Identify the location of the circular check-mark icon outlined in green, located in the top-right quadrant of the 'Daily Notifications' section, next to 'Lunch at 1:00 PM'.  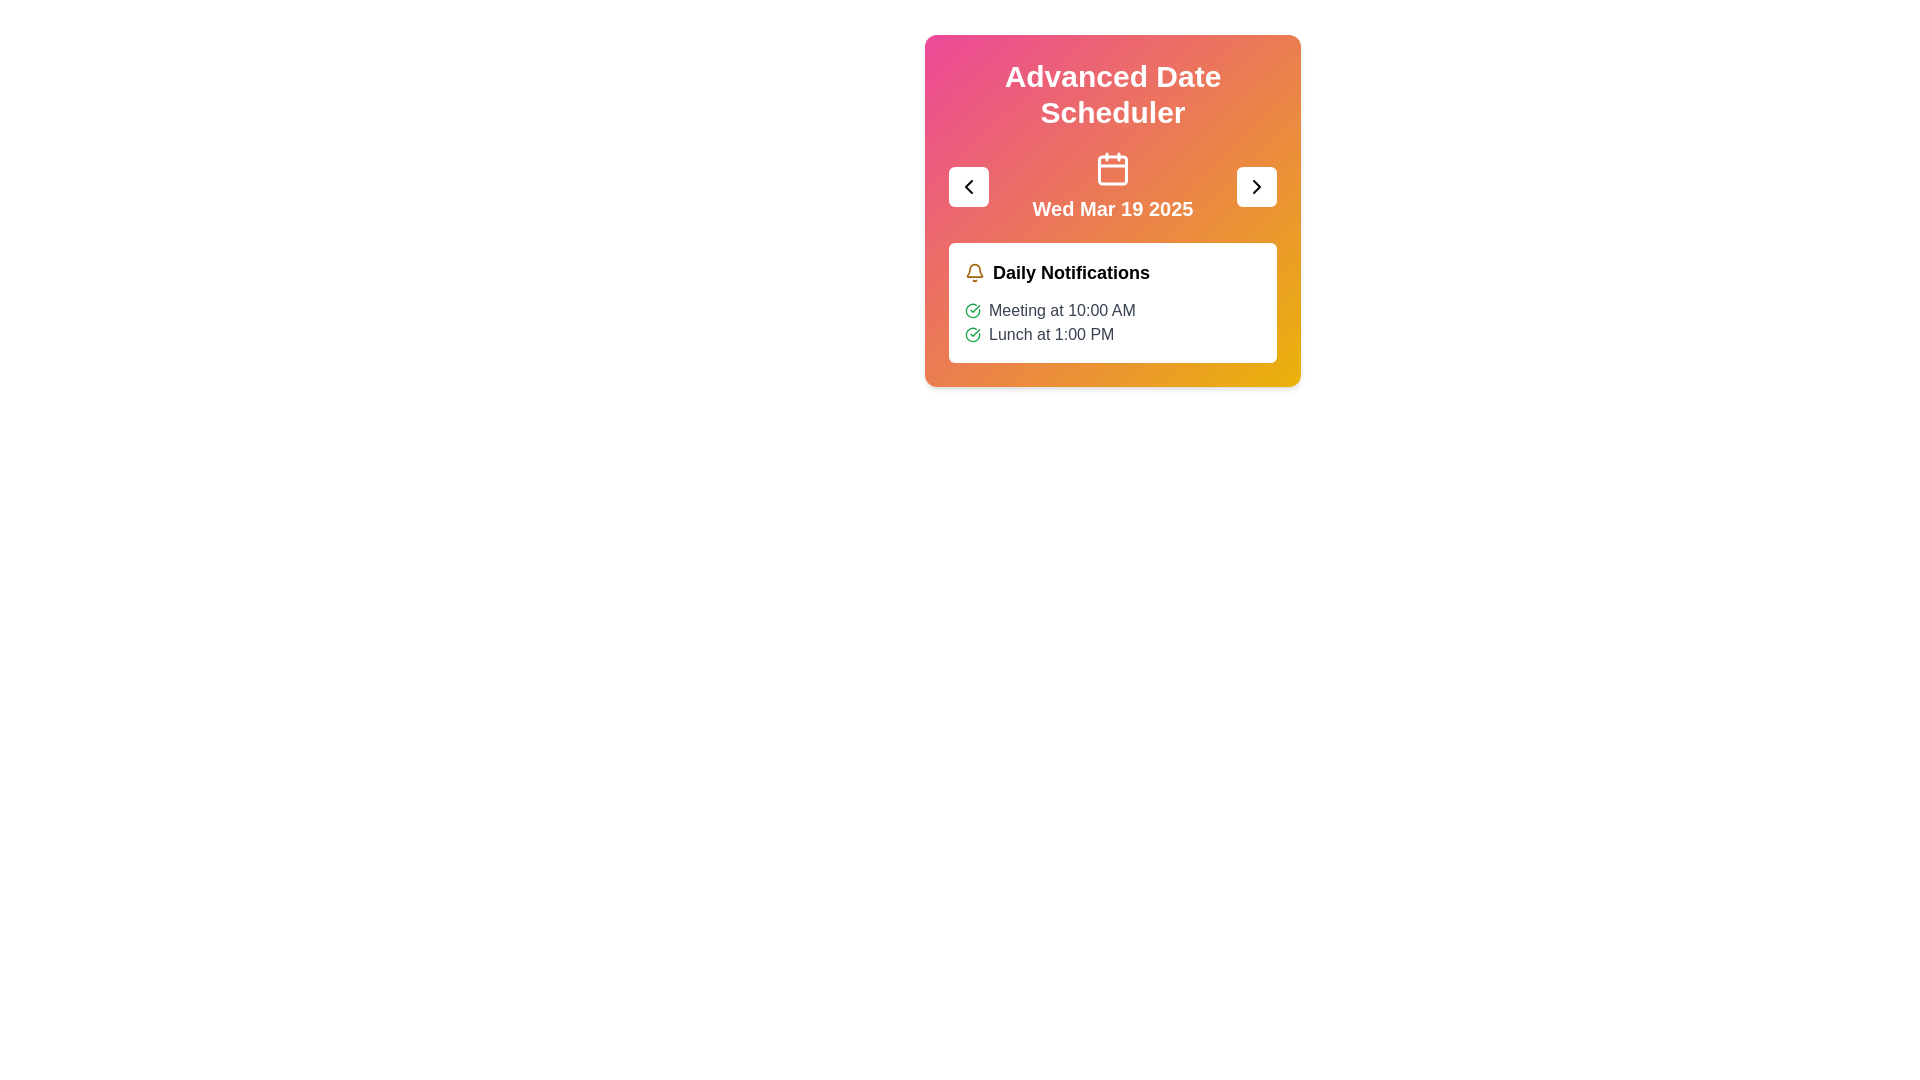
(973, 311).